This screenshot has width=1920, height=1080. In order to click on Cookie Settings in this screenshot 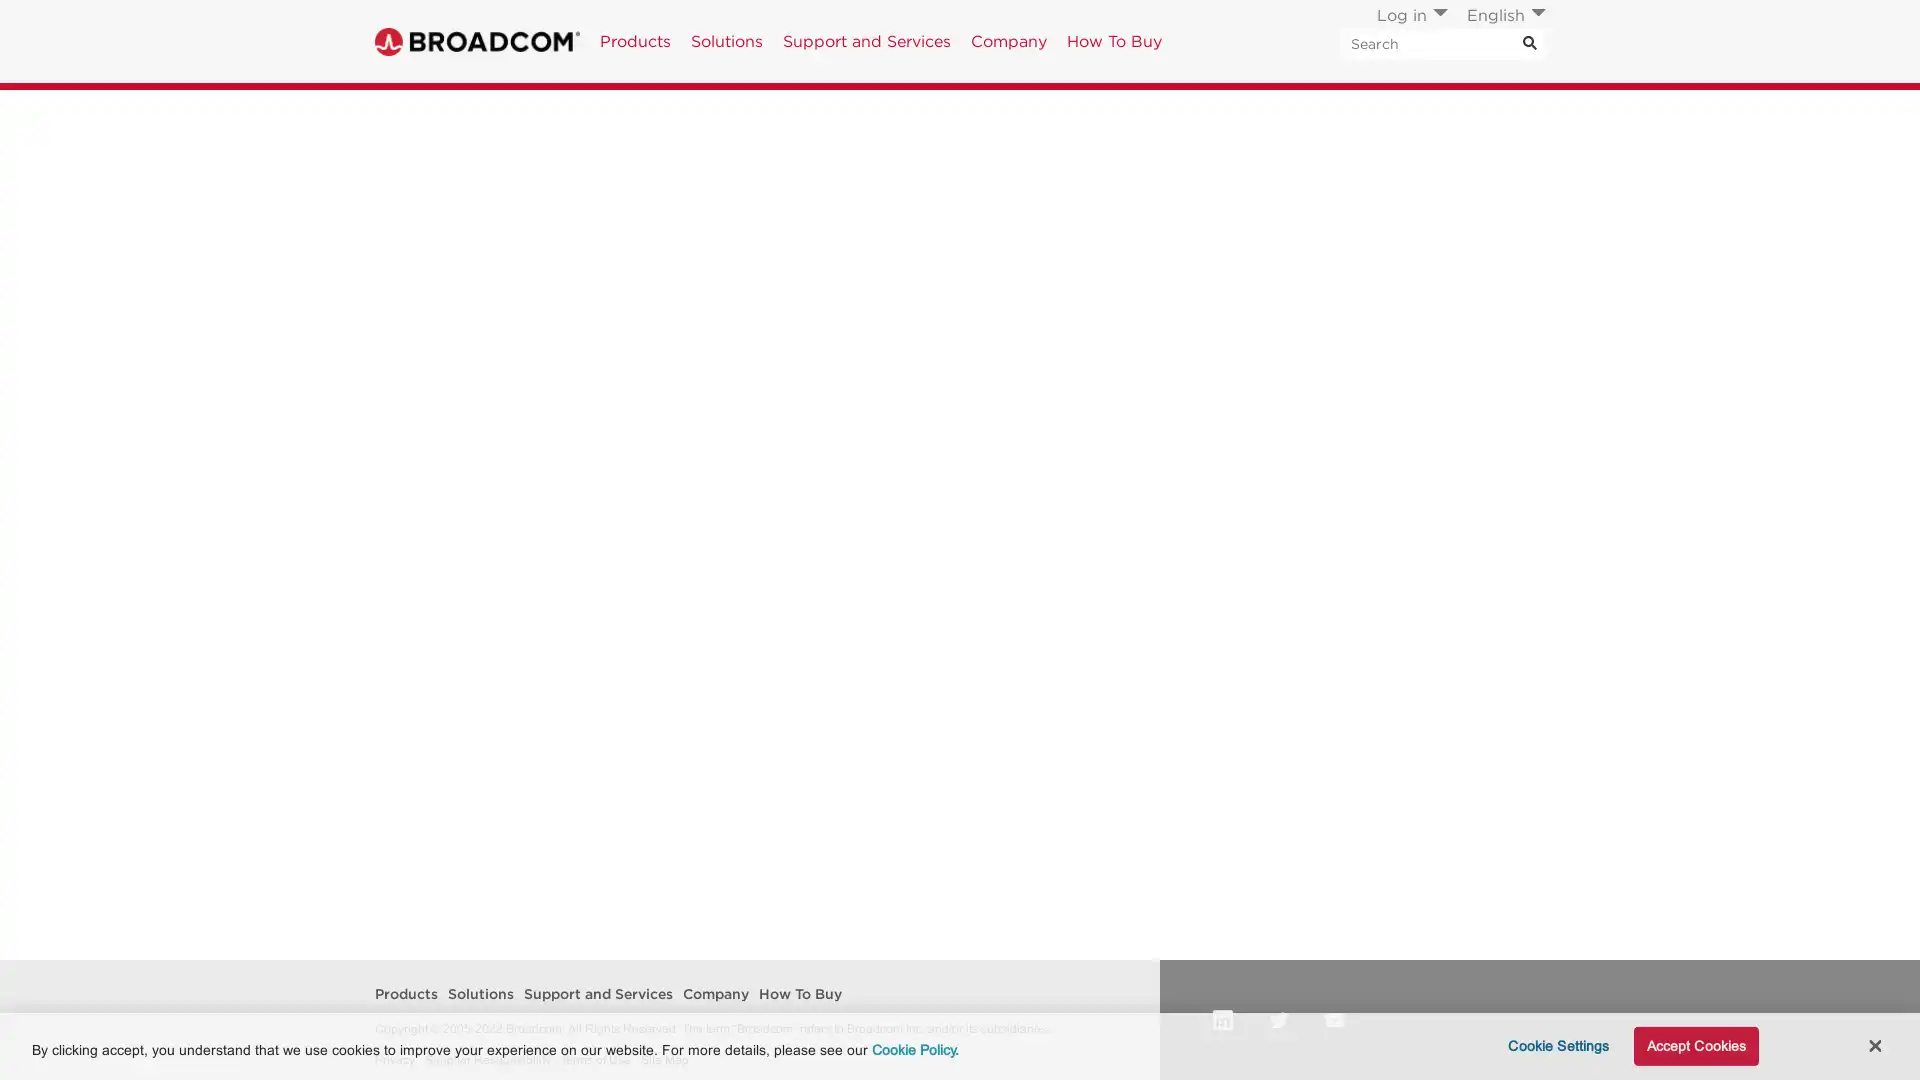, I will do `click(1551, 1045)`.